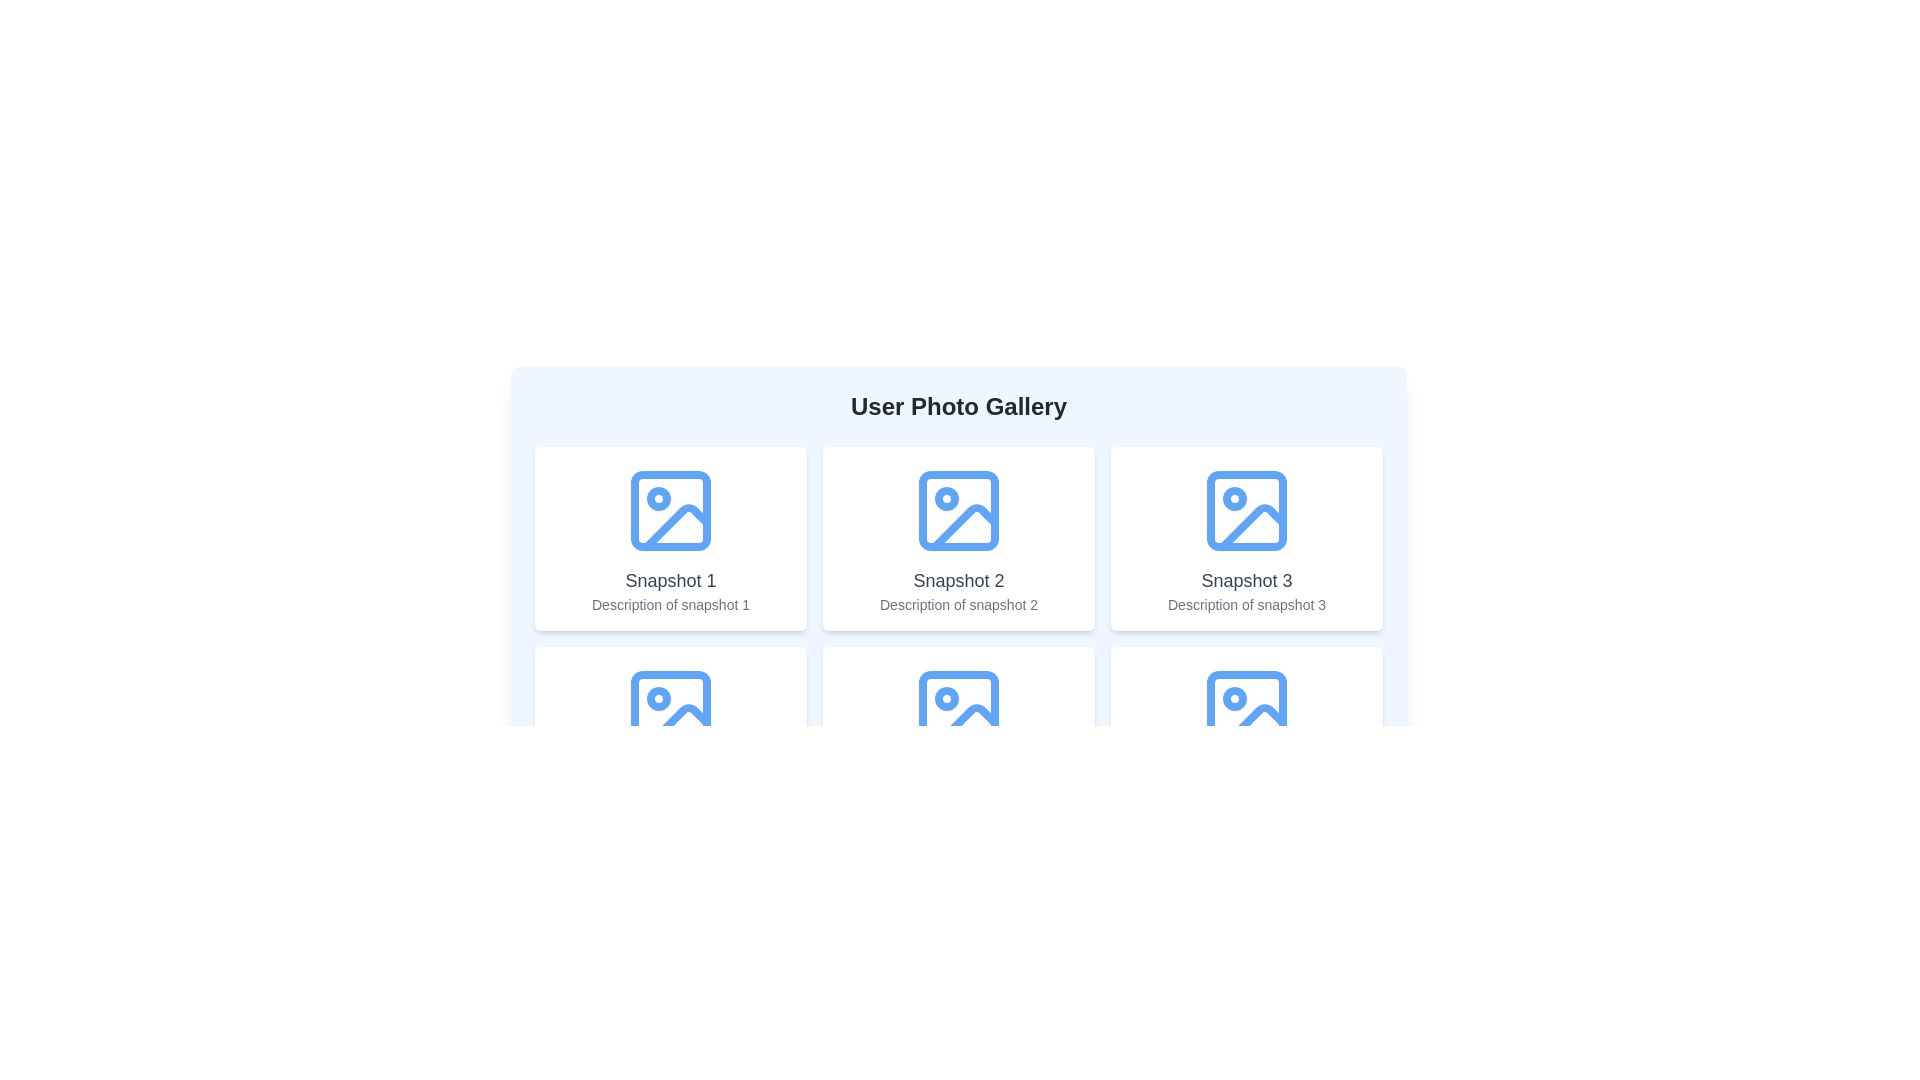  I want to click on the decorative or informative iconographic marker located at the bottom-right corner of the gallery image icon for the third snapshot in the second row of the photo gallery, so click(1233, 697).